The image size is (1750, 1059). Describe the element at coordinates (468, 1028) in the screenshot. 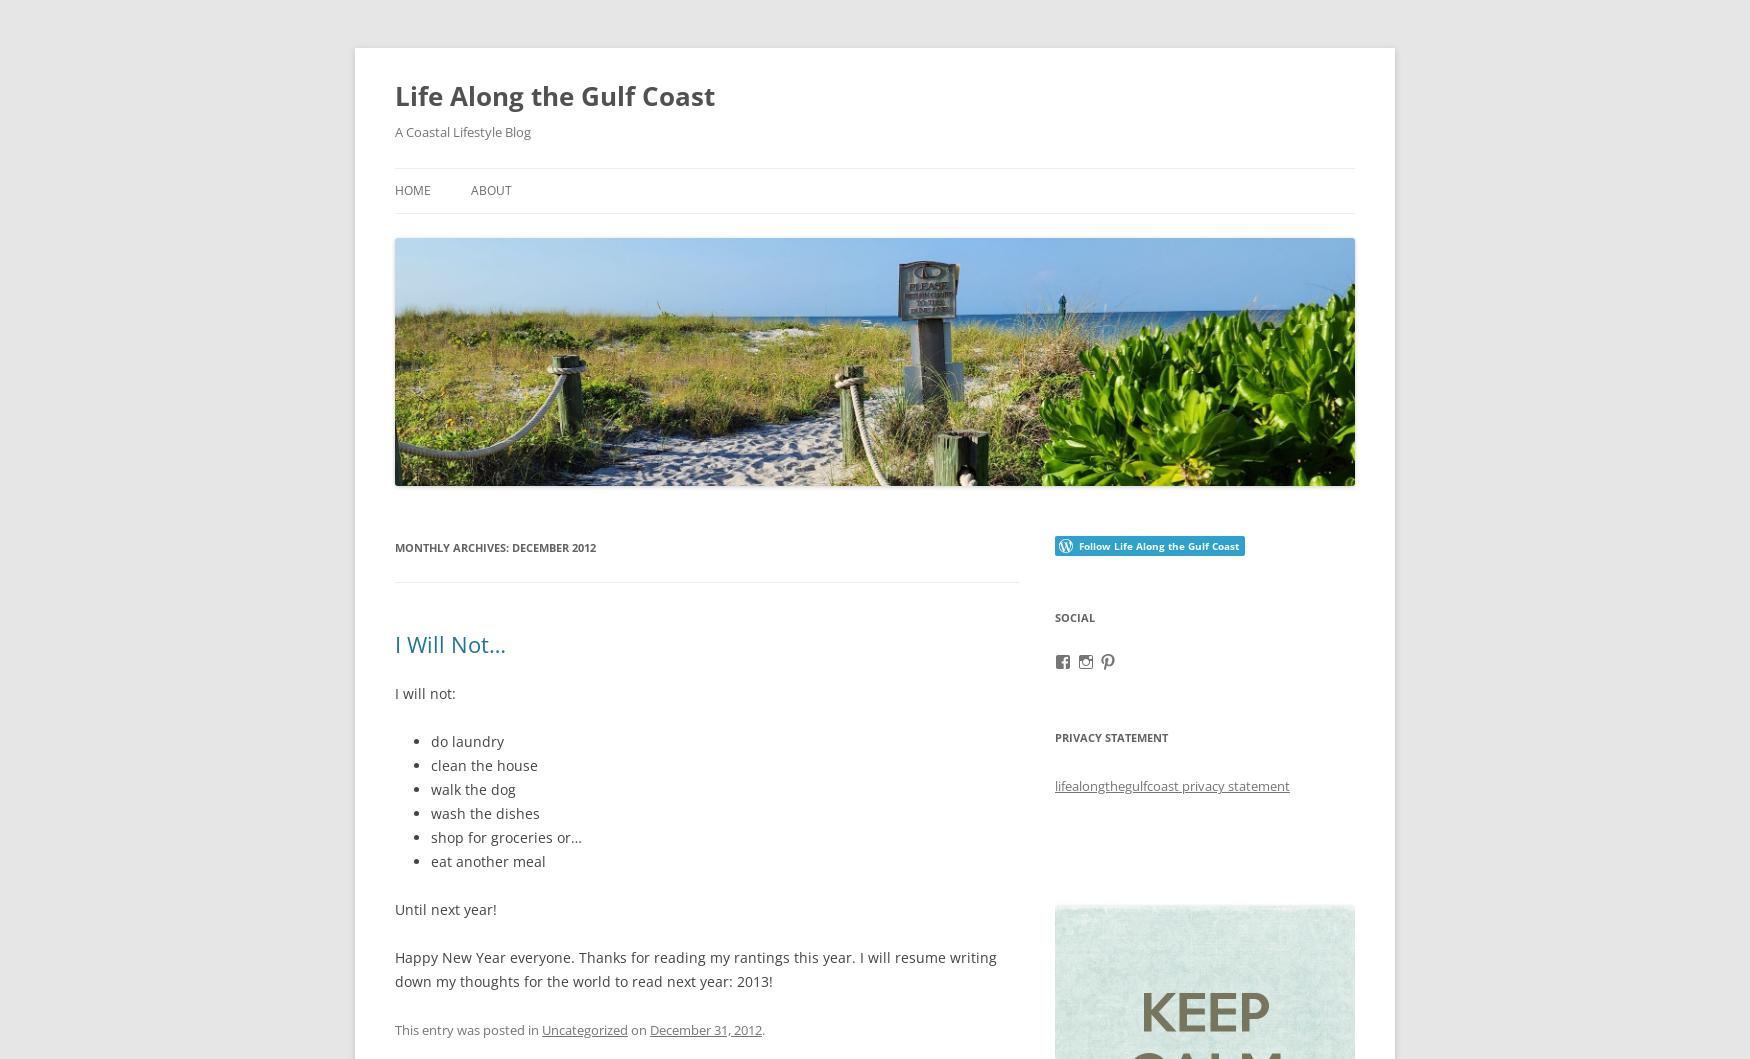

I see `'This entry was posted in'` at that location.